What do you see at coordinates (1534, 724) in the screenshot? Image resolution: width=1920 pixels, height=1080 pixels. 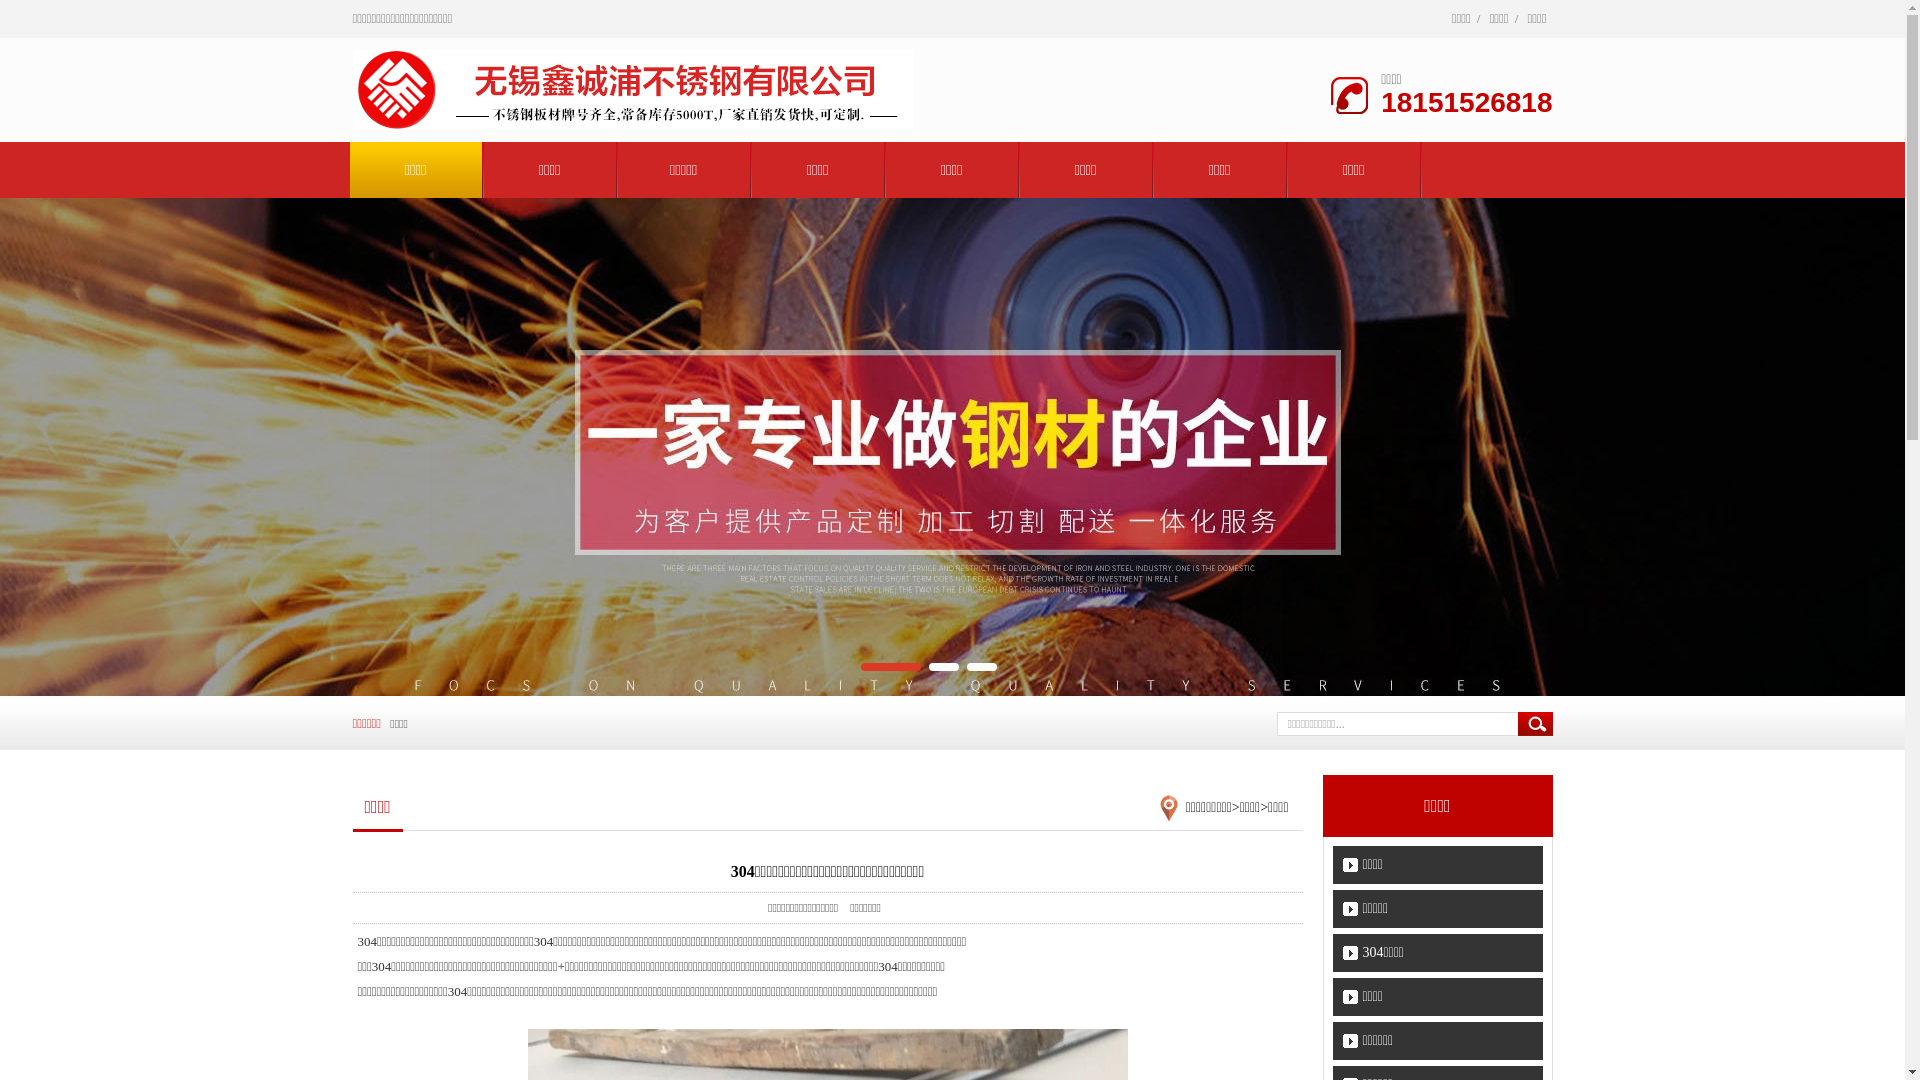 I see `'   '` at bounding box center [1534, 724].